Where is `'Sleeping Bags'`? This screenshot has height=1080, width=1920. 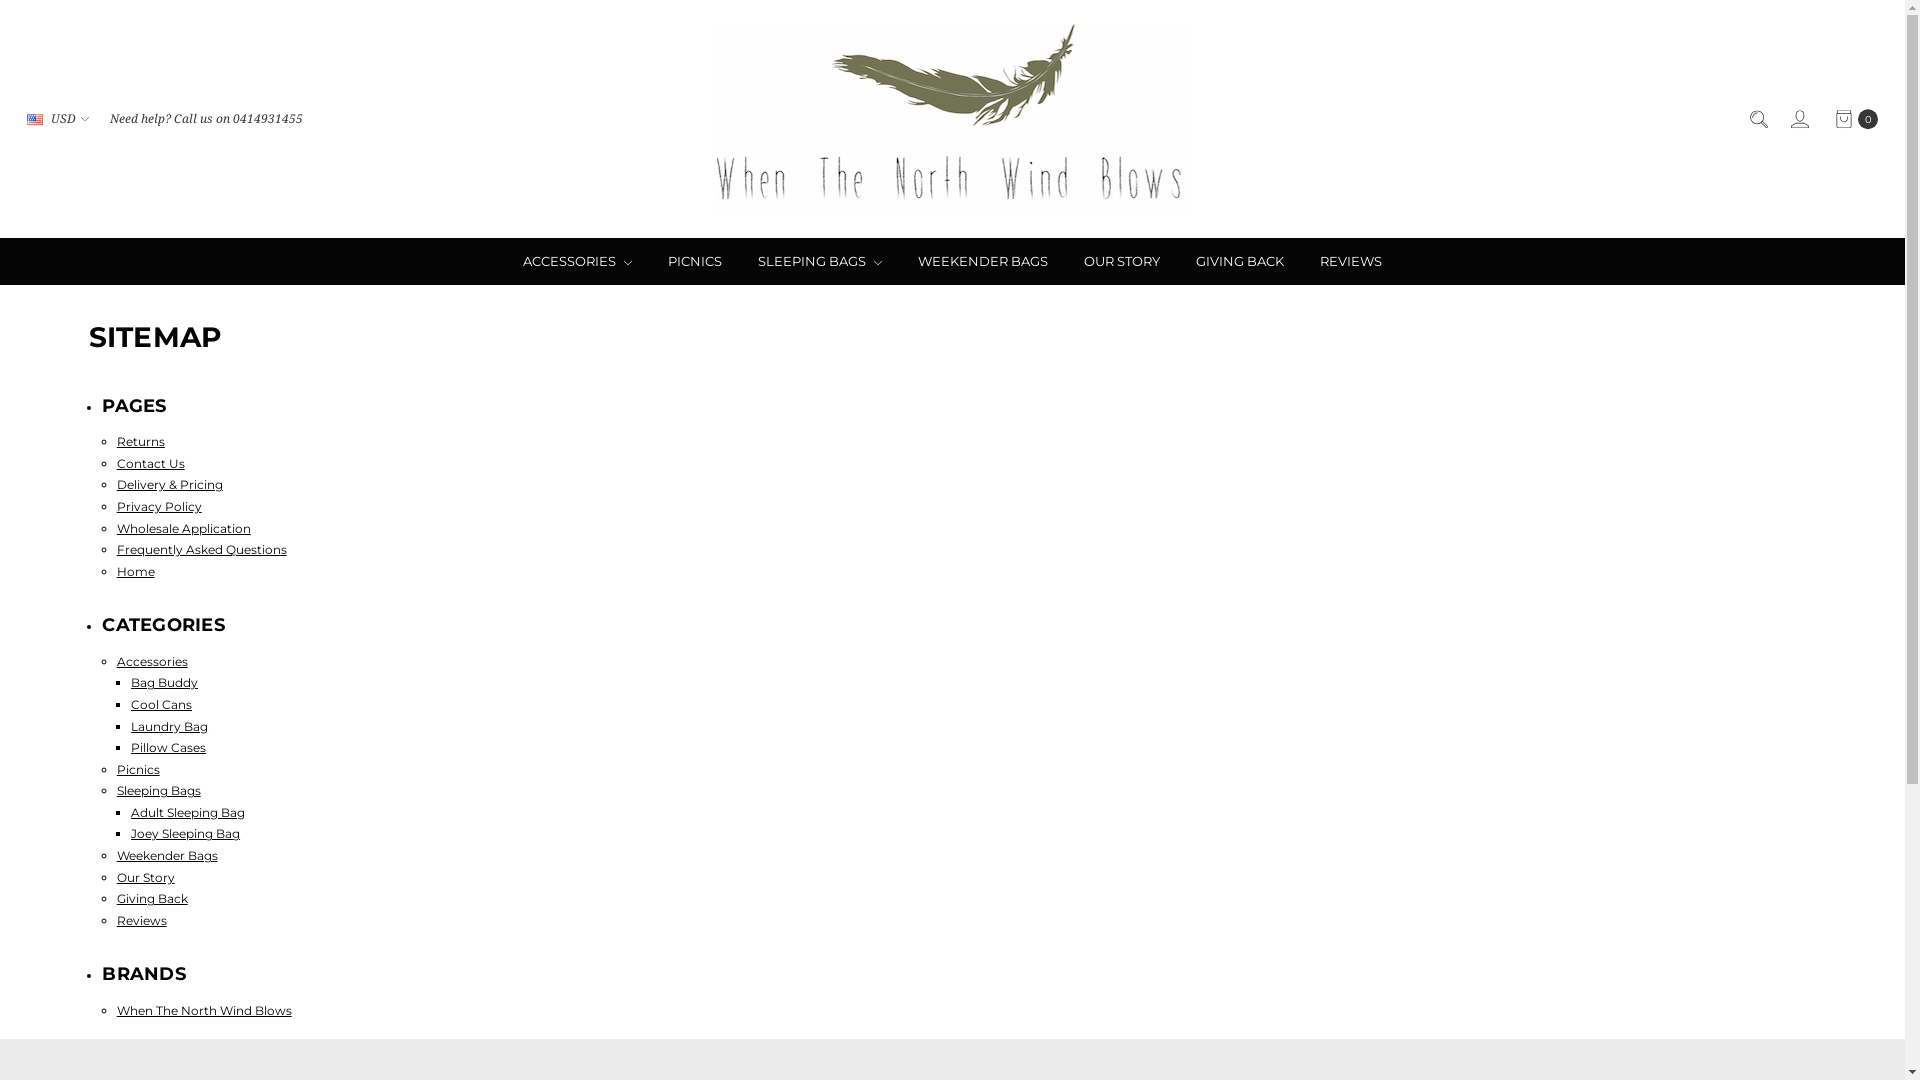
'Sleeping Bags' is located at coordinates (157, 789).